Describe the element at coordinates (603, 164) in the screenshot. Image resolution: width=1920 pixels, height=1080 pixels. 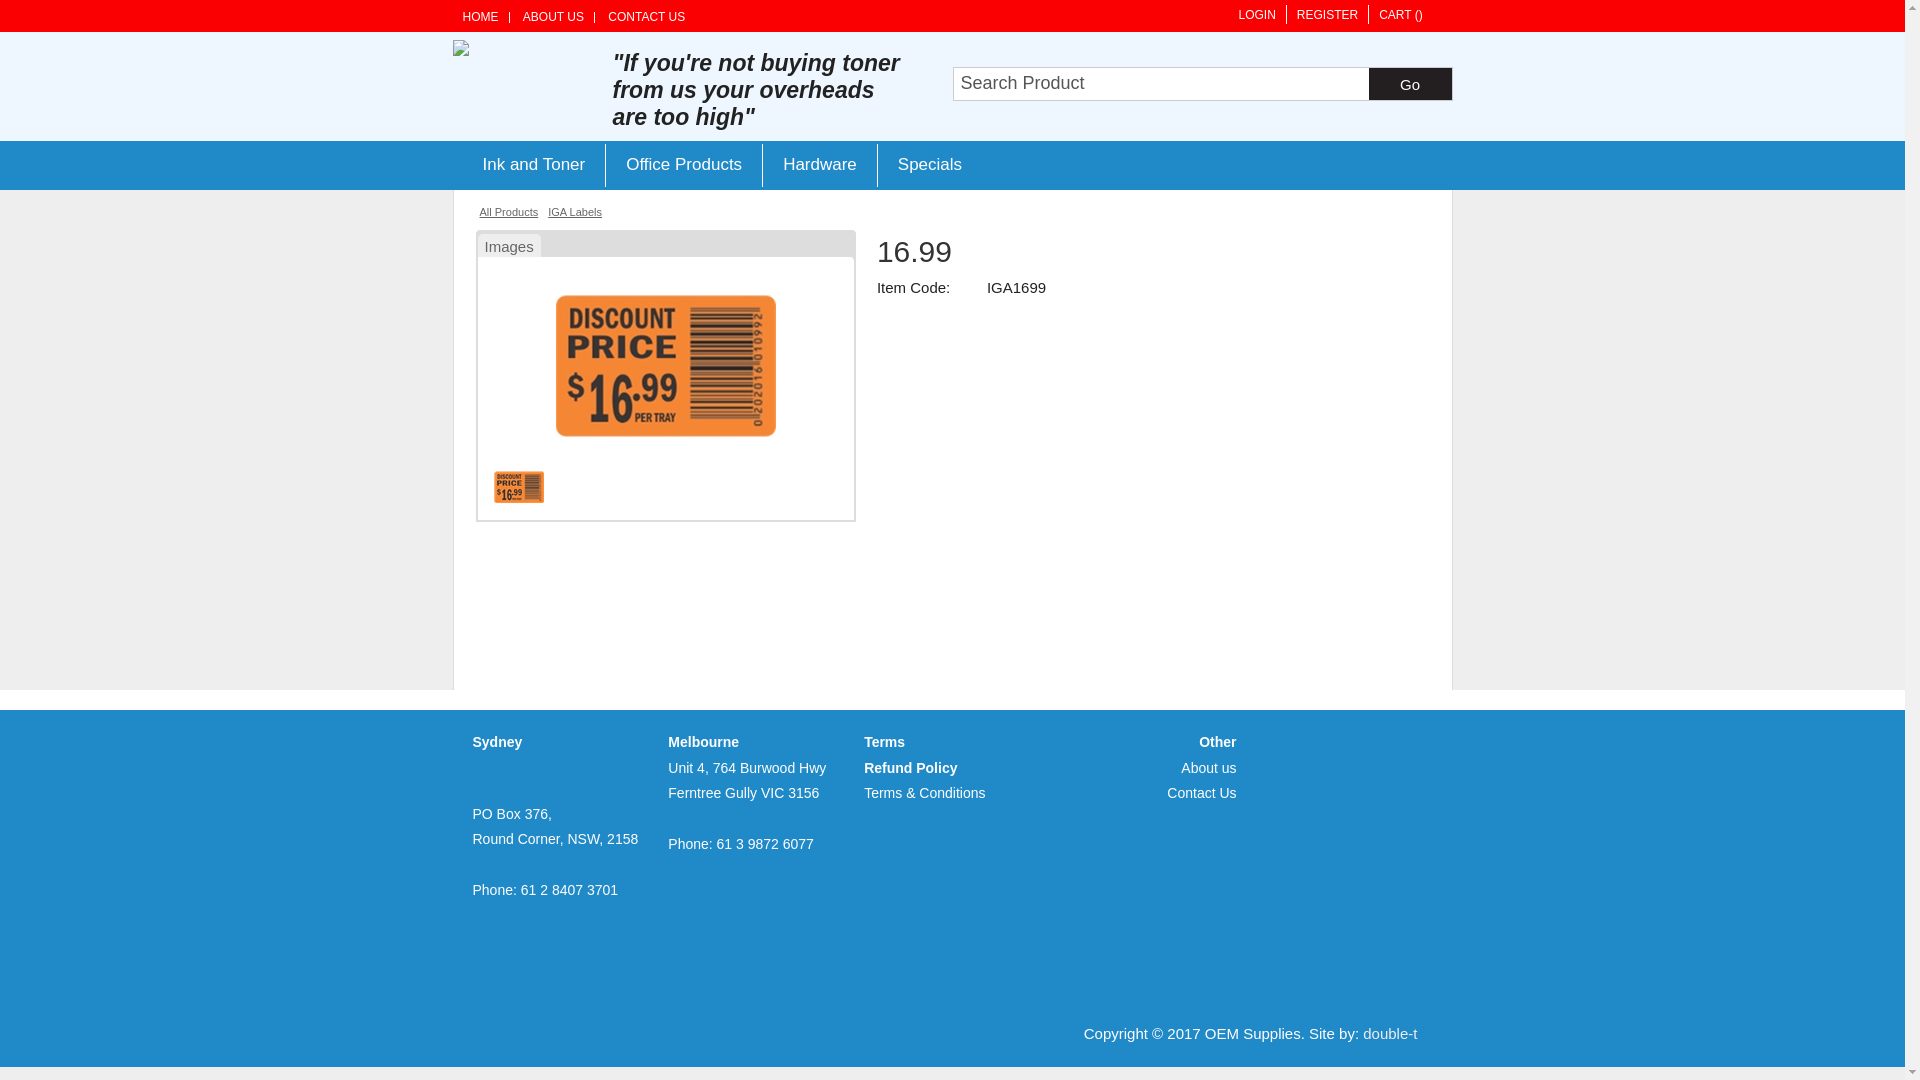
I see `'Office Products'` at that location.